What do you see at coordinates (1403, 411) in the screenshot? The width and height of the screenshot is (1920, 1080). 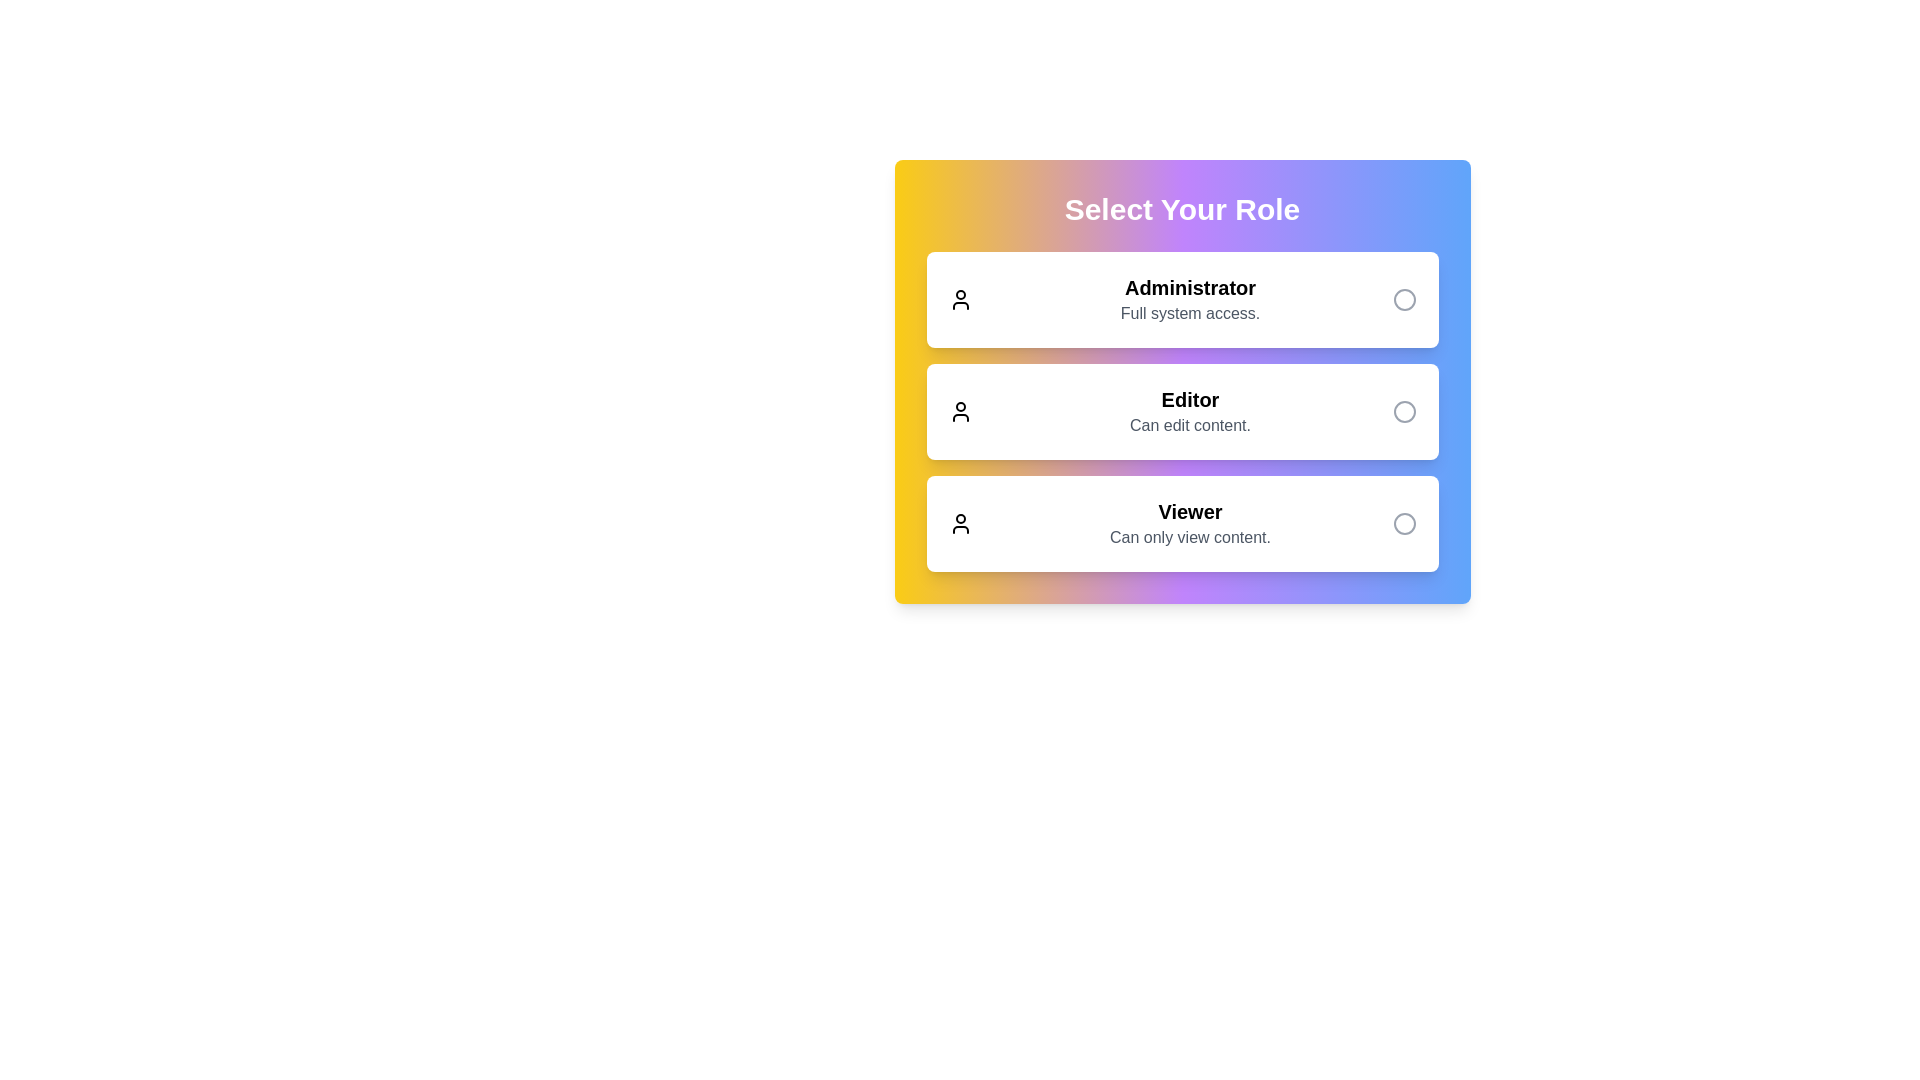 I see `the circular radio button for role selection located on the right side of the 'Editor' card` at bounding box center [1403, 411].